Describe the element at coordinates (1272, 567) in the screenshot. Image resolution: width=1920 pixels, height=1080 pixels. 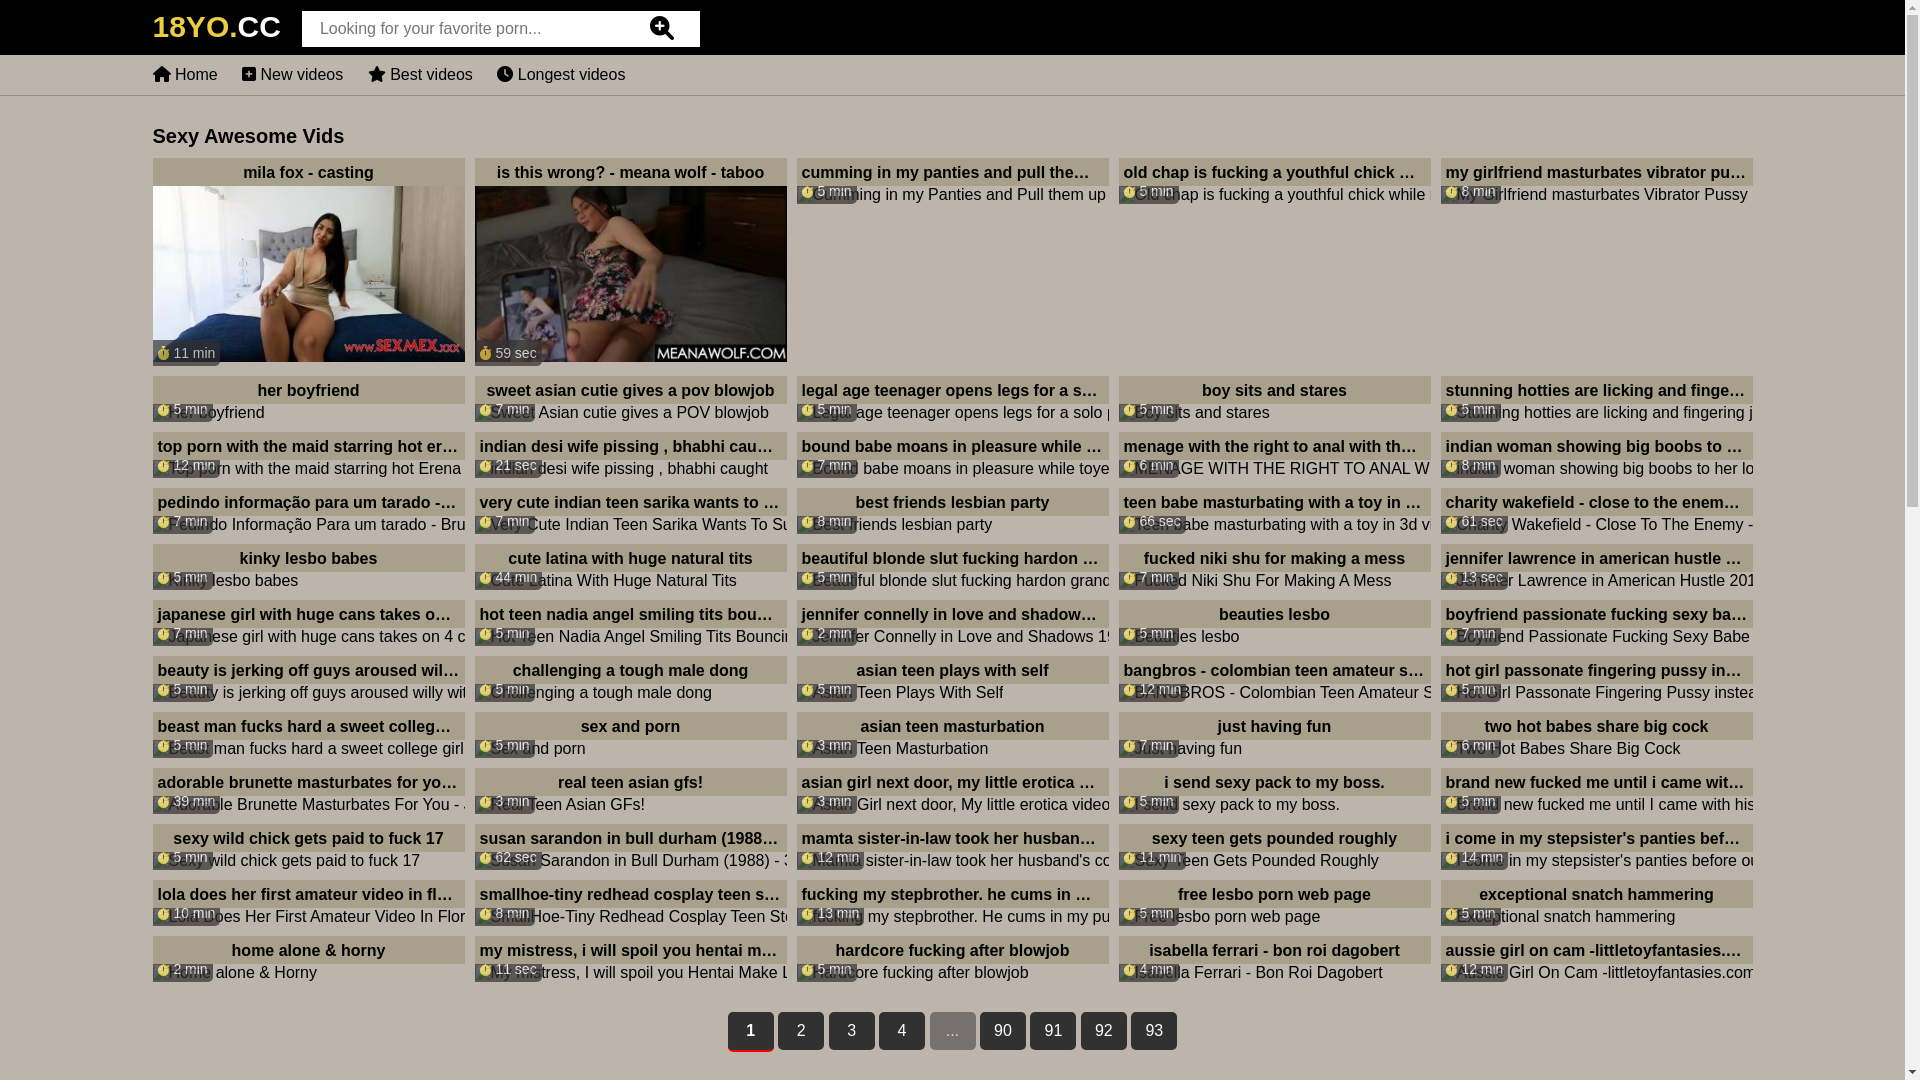
I see `'7 min` at that location.